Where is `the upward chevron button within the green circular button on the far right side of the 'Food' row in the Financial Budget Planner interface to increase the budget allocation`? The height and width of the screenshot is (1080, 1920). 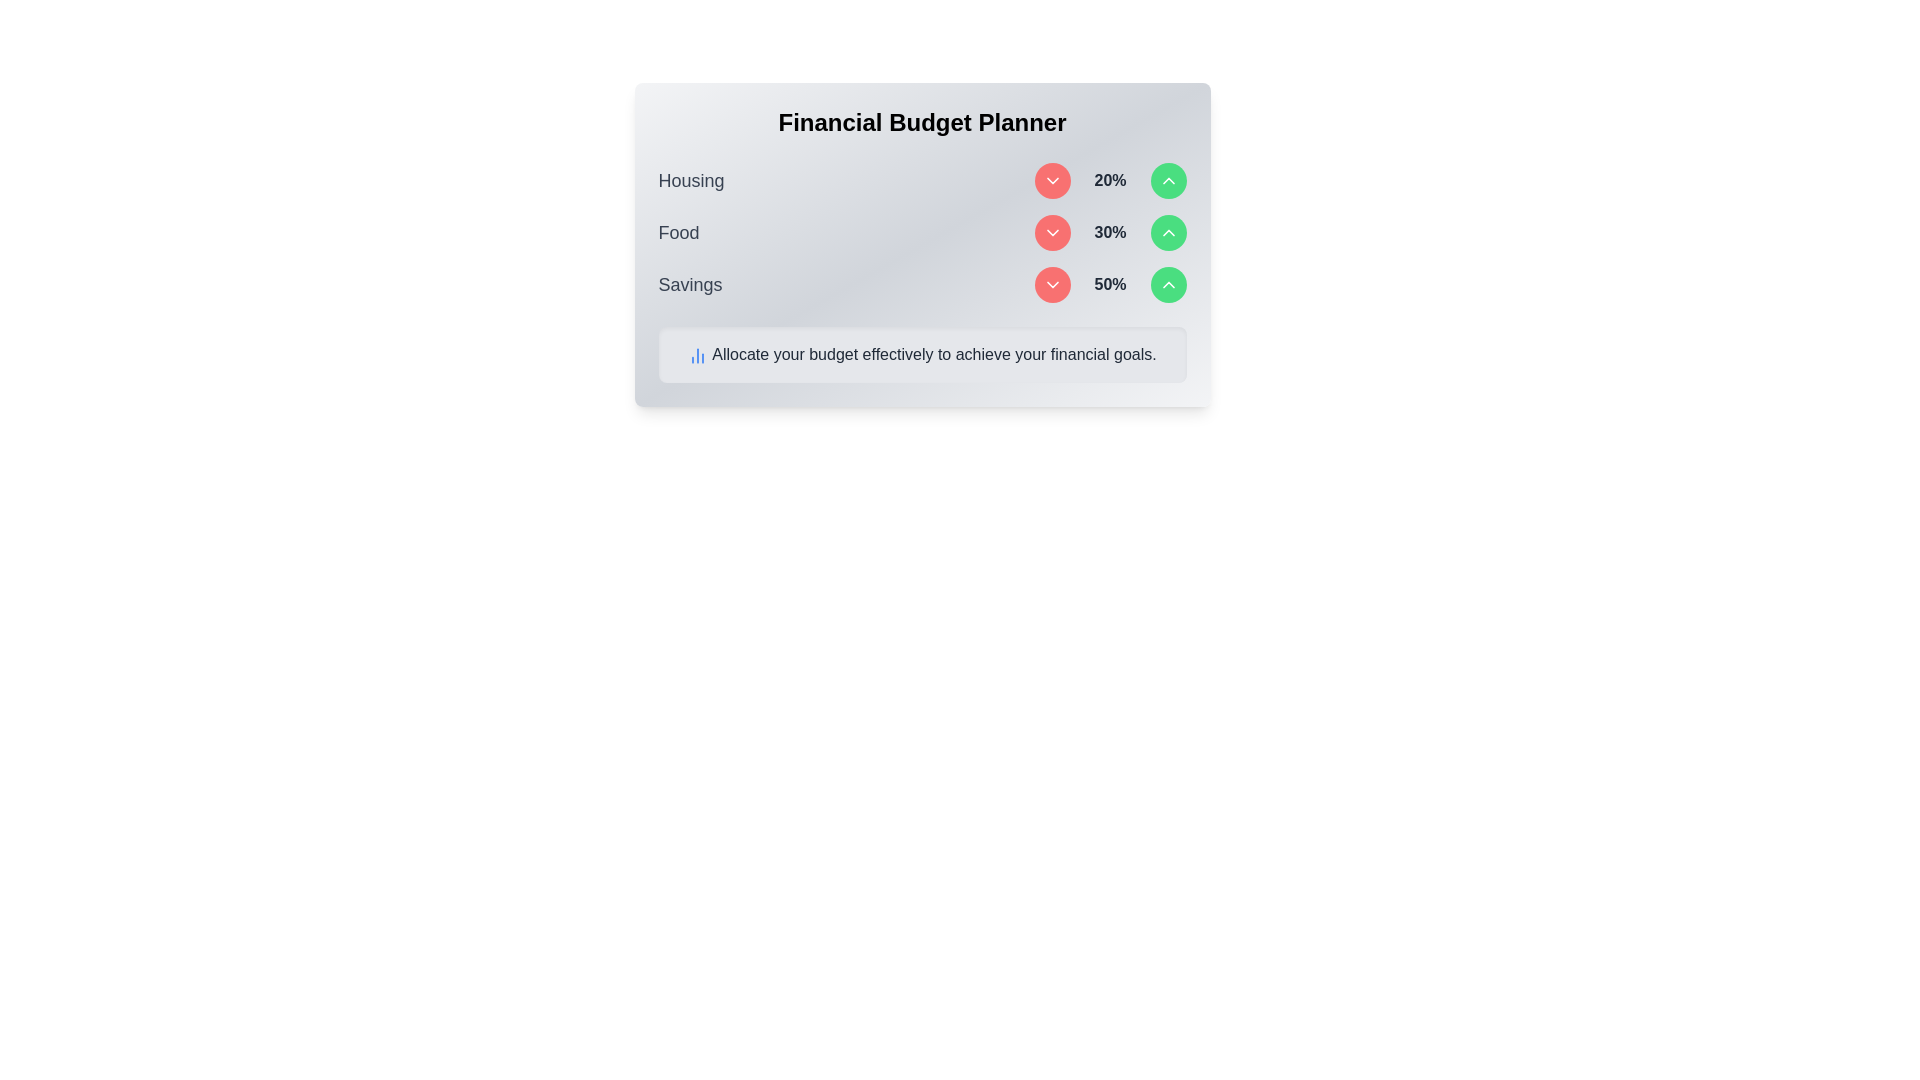 the upward chevron button within the green circular button on the far right side of the 'Food' row in the Financial Budget Planner interface to increase the budget allocation is located at coordinates (1168, 285).